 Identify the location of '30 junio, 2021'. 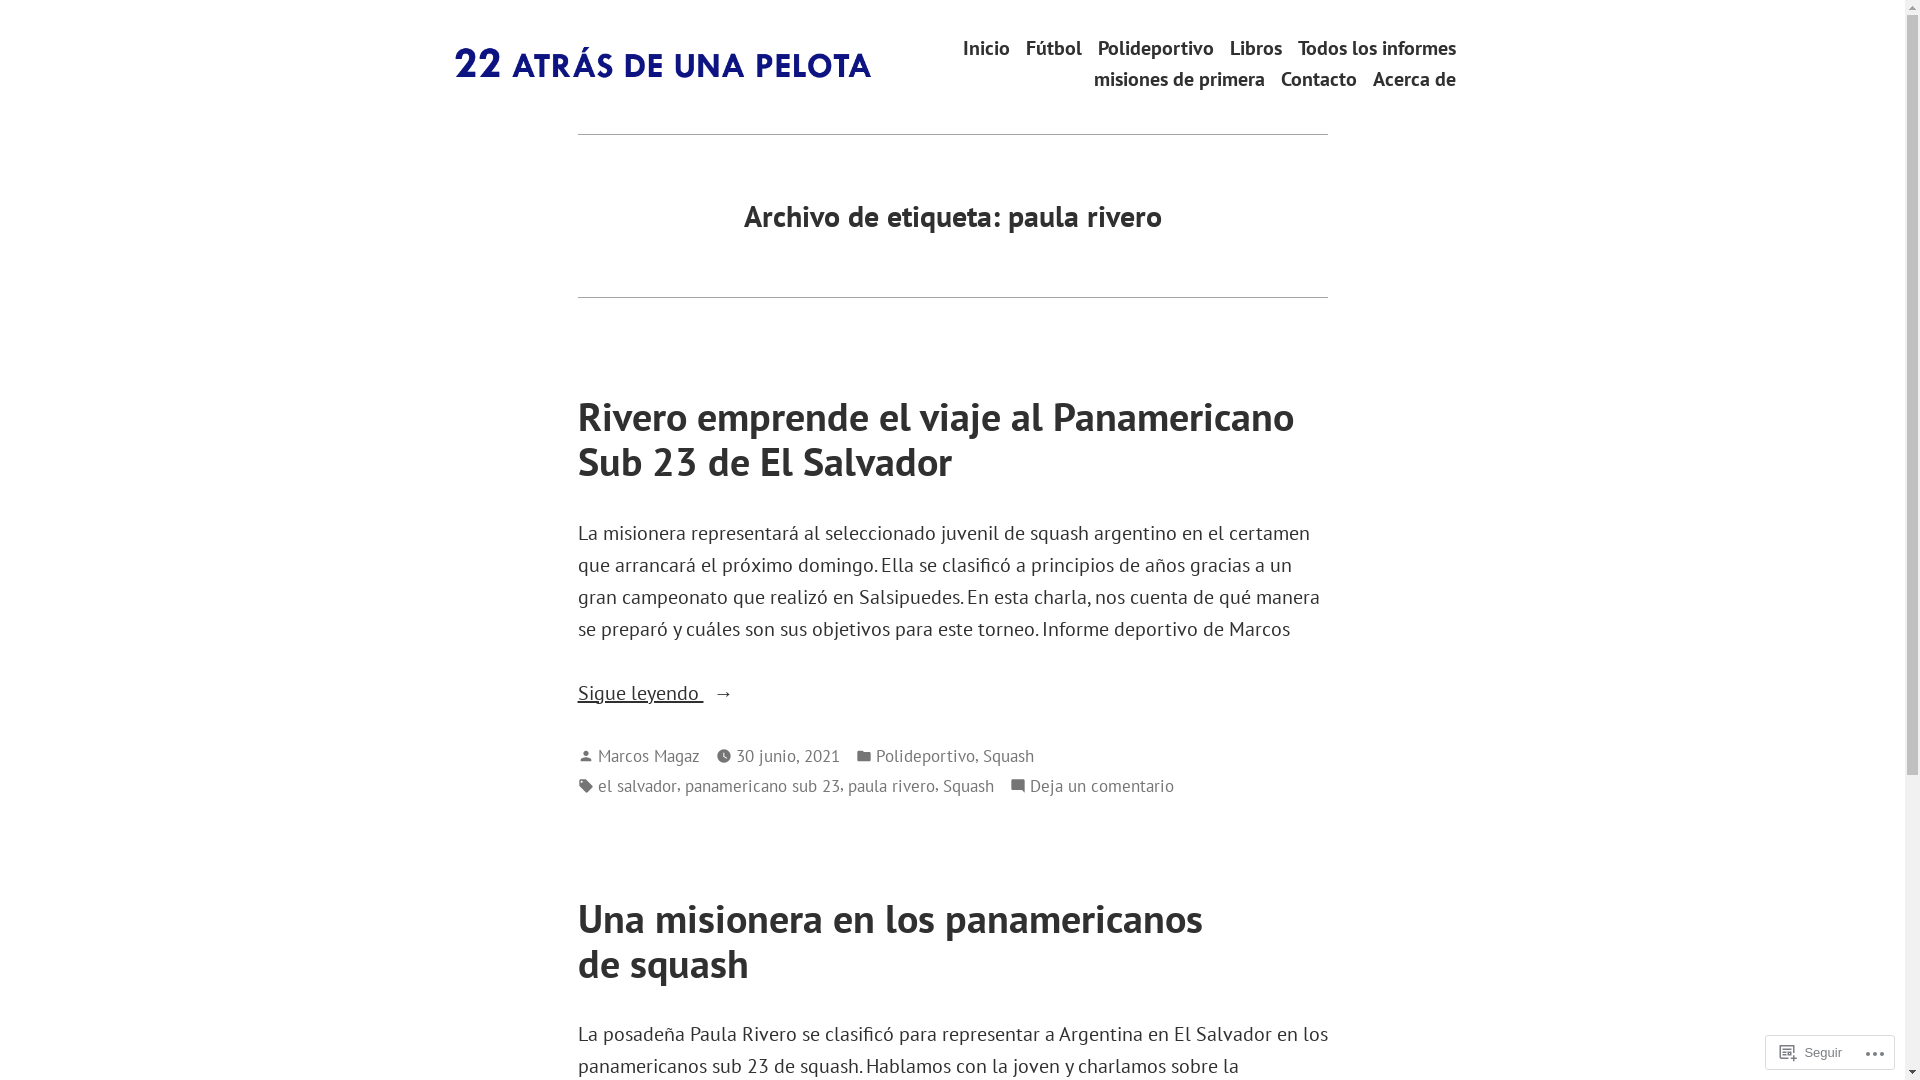
(786, 756).